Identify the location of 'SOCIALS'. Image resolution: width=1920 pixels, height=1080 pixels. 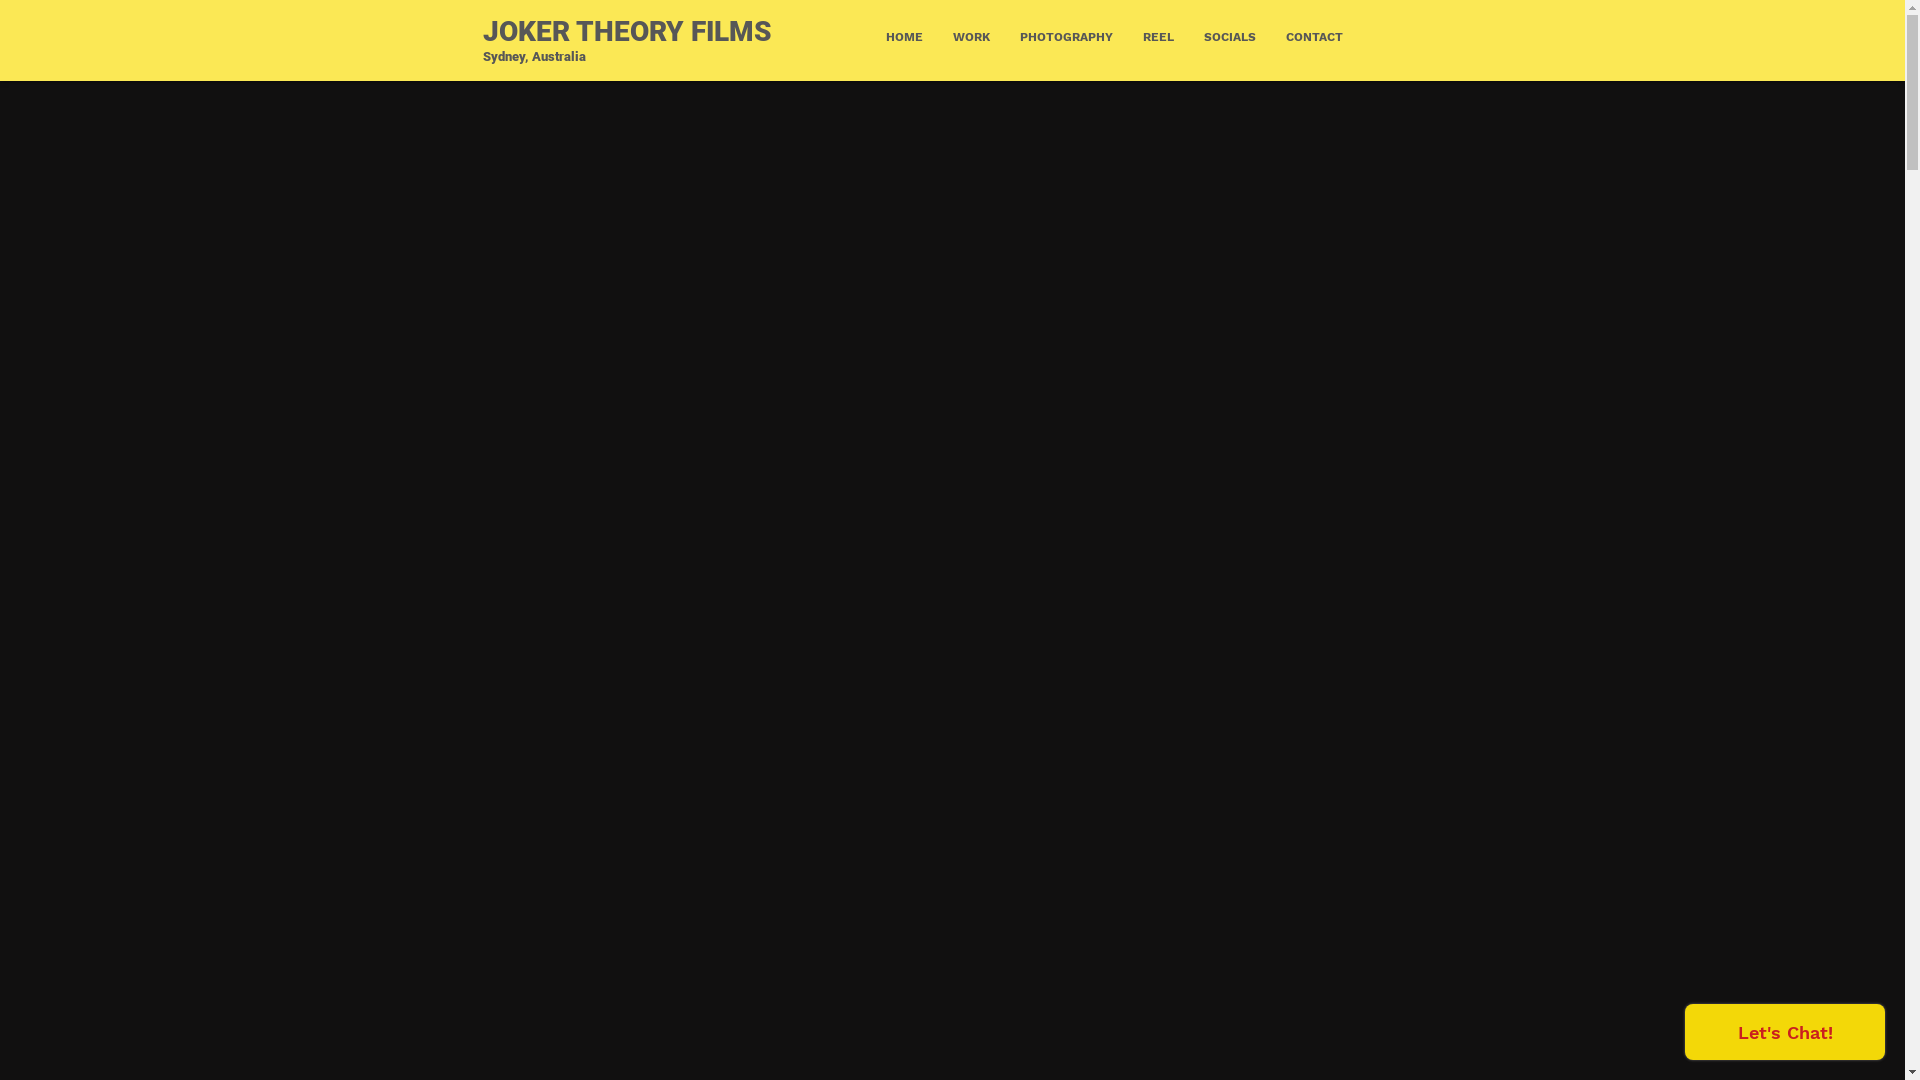
(1188, 31).